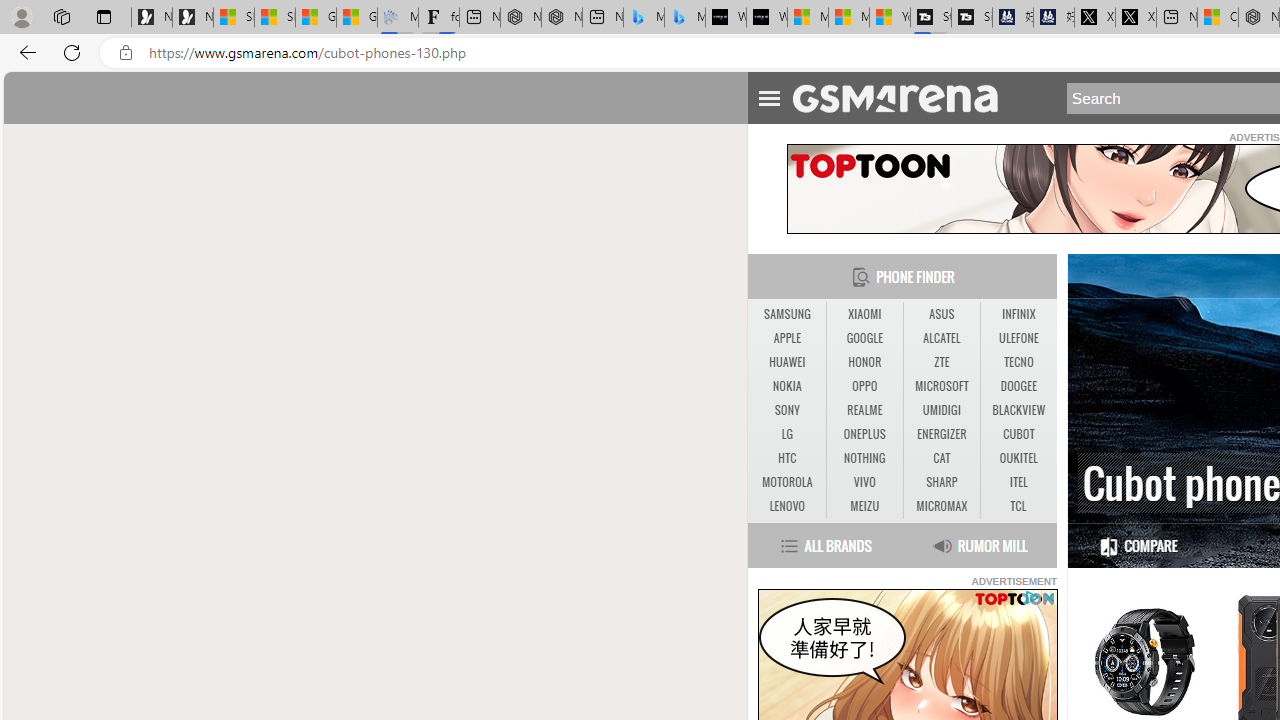 The width and height of the screenshot is (1280, 720). I want to click on 'NOTHING', so click(864, 458).